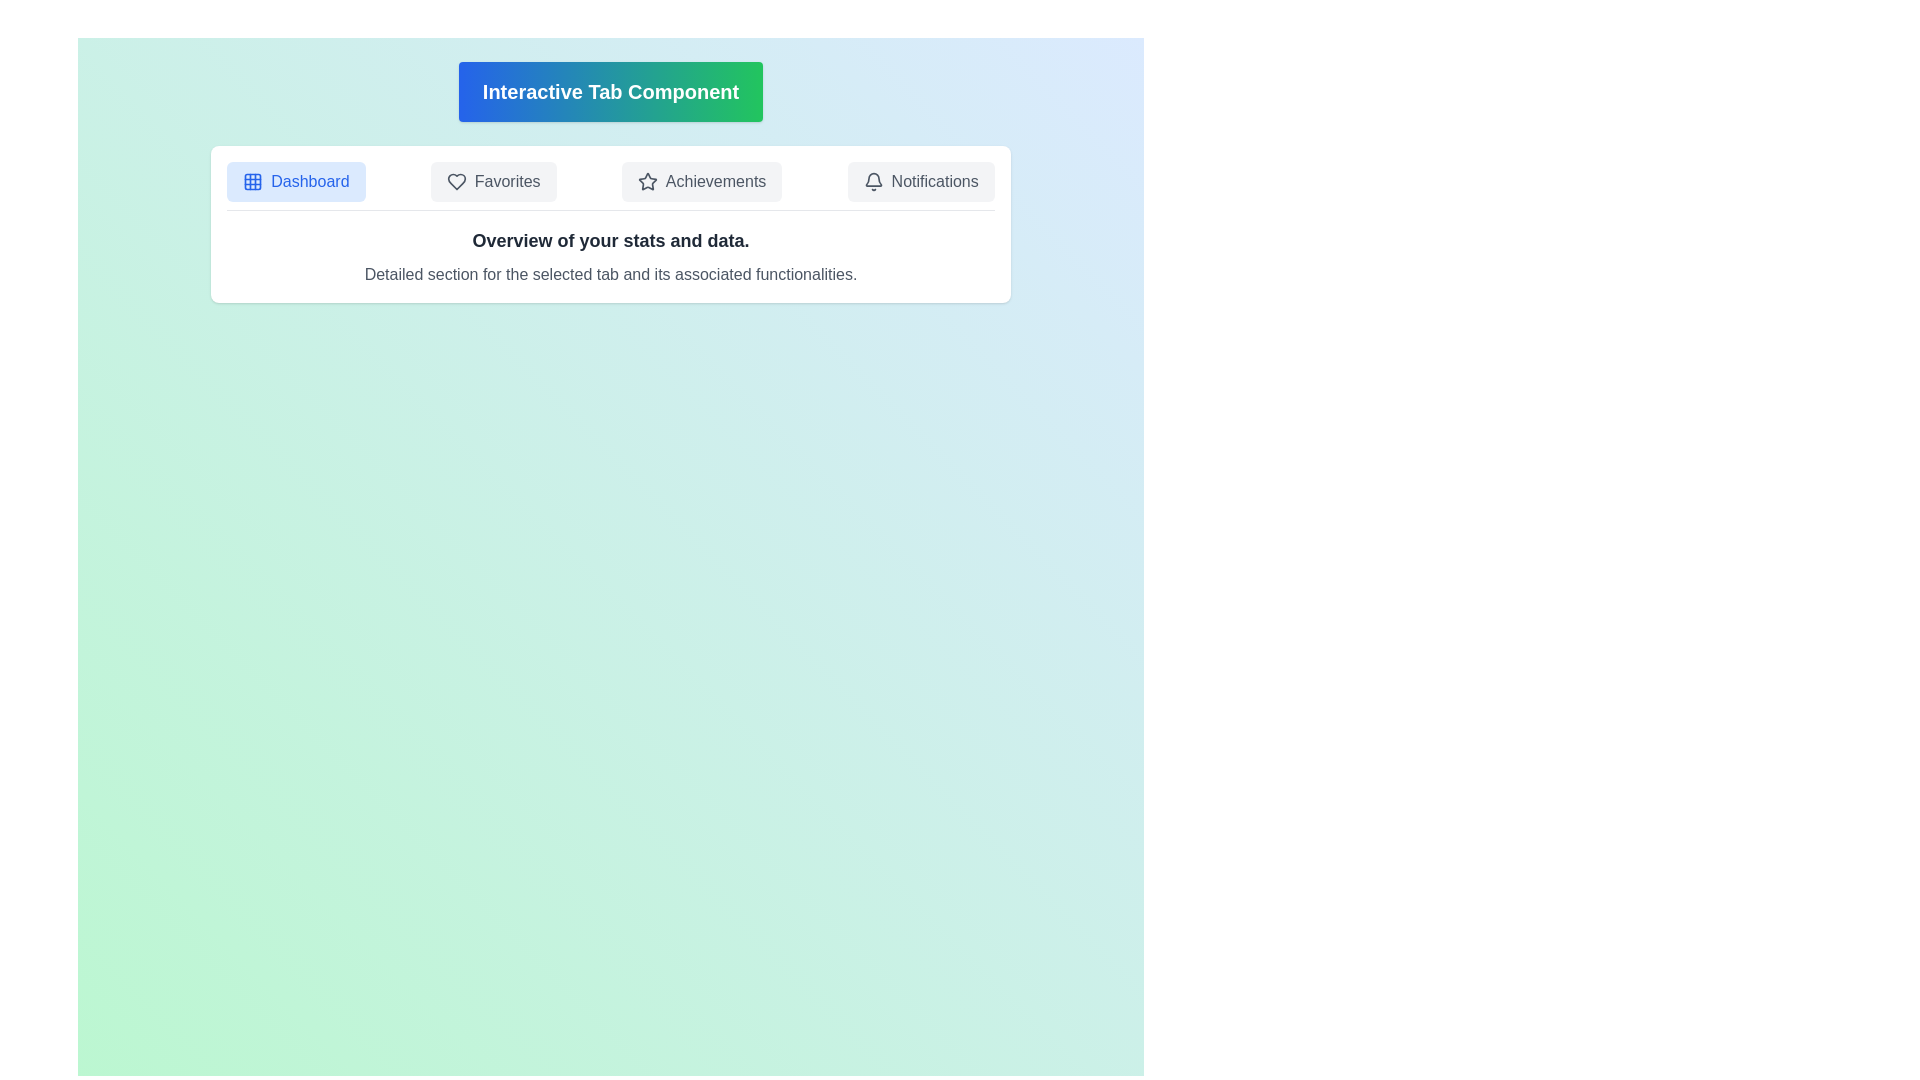  What do you see at coordinates (494, 181) in the screenshot?
I see `the tab labeled Favorites to view its associated content` at bounding box center [494, 181].